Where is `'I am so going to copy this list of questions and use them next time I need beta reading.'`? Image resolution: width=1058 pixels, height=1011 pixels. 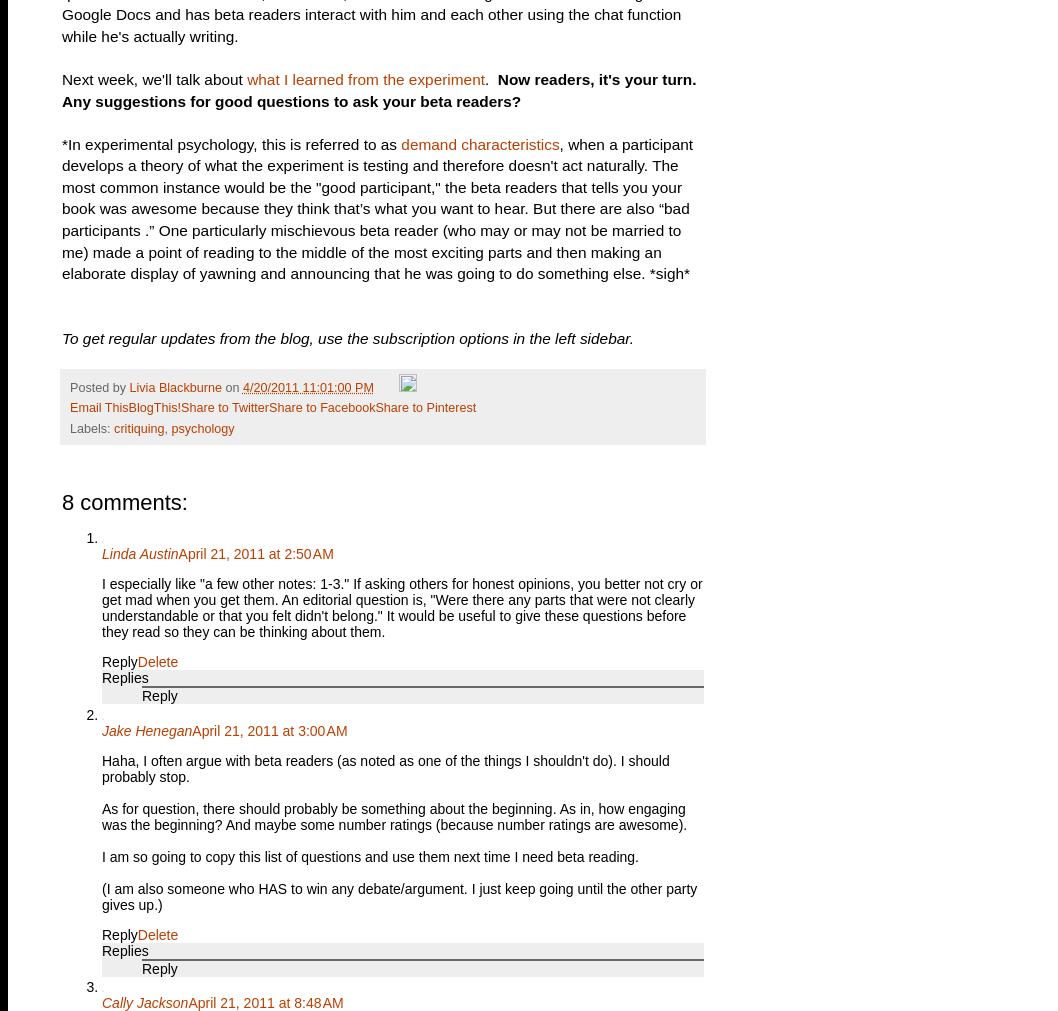 'I am so going to copy this list of questions and use them next time I need beta reading.' is located at coordinates (369, 856).